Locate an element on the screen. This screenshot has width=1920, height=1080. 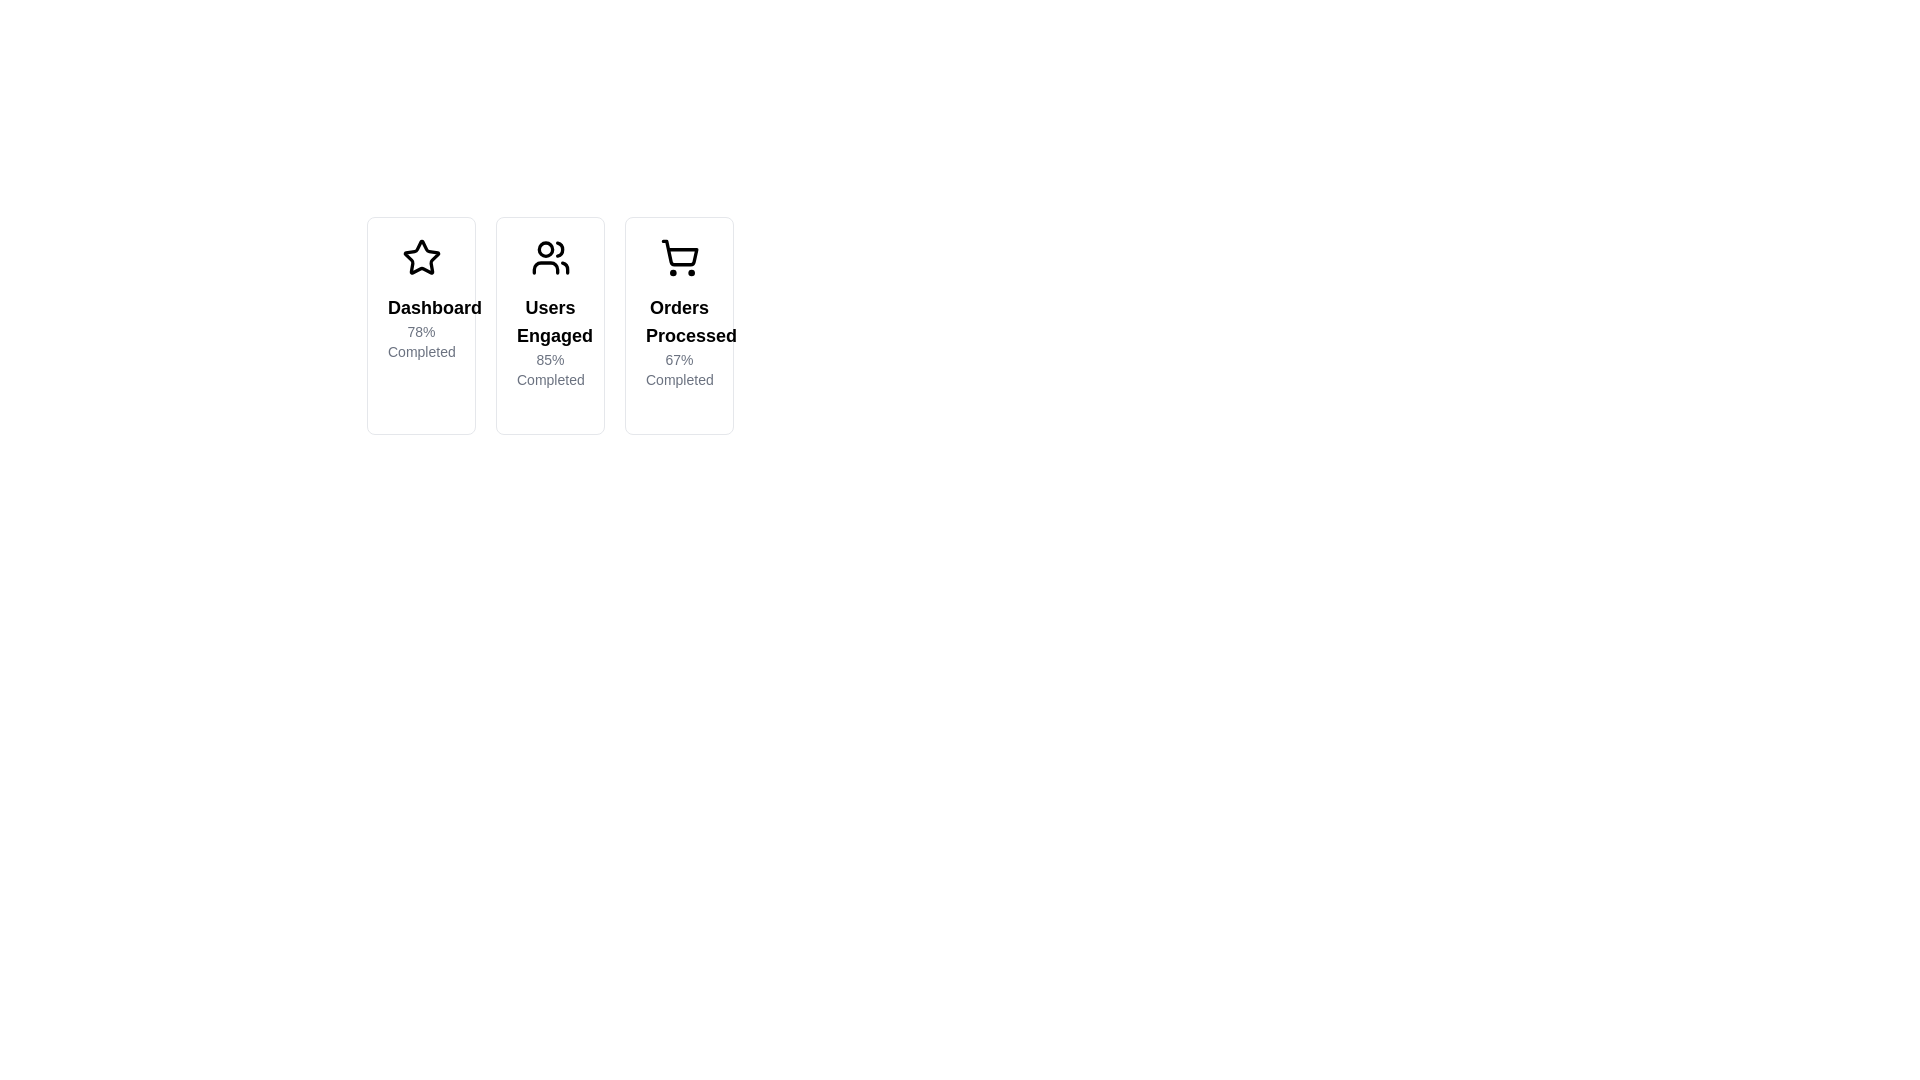
the text block displaying 'Users Engaged' and '85% Completed', which is located in the second card of a row of three cards is located at coordinates (550, 341).